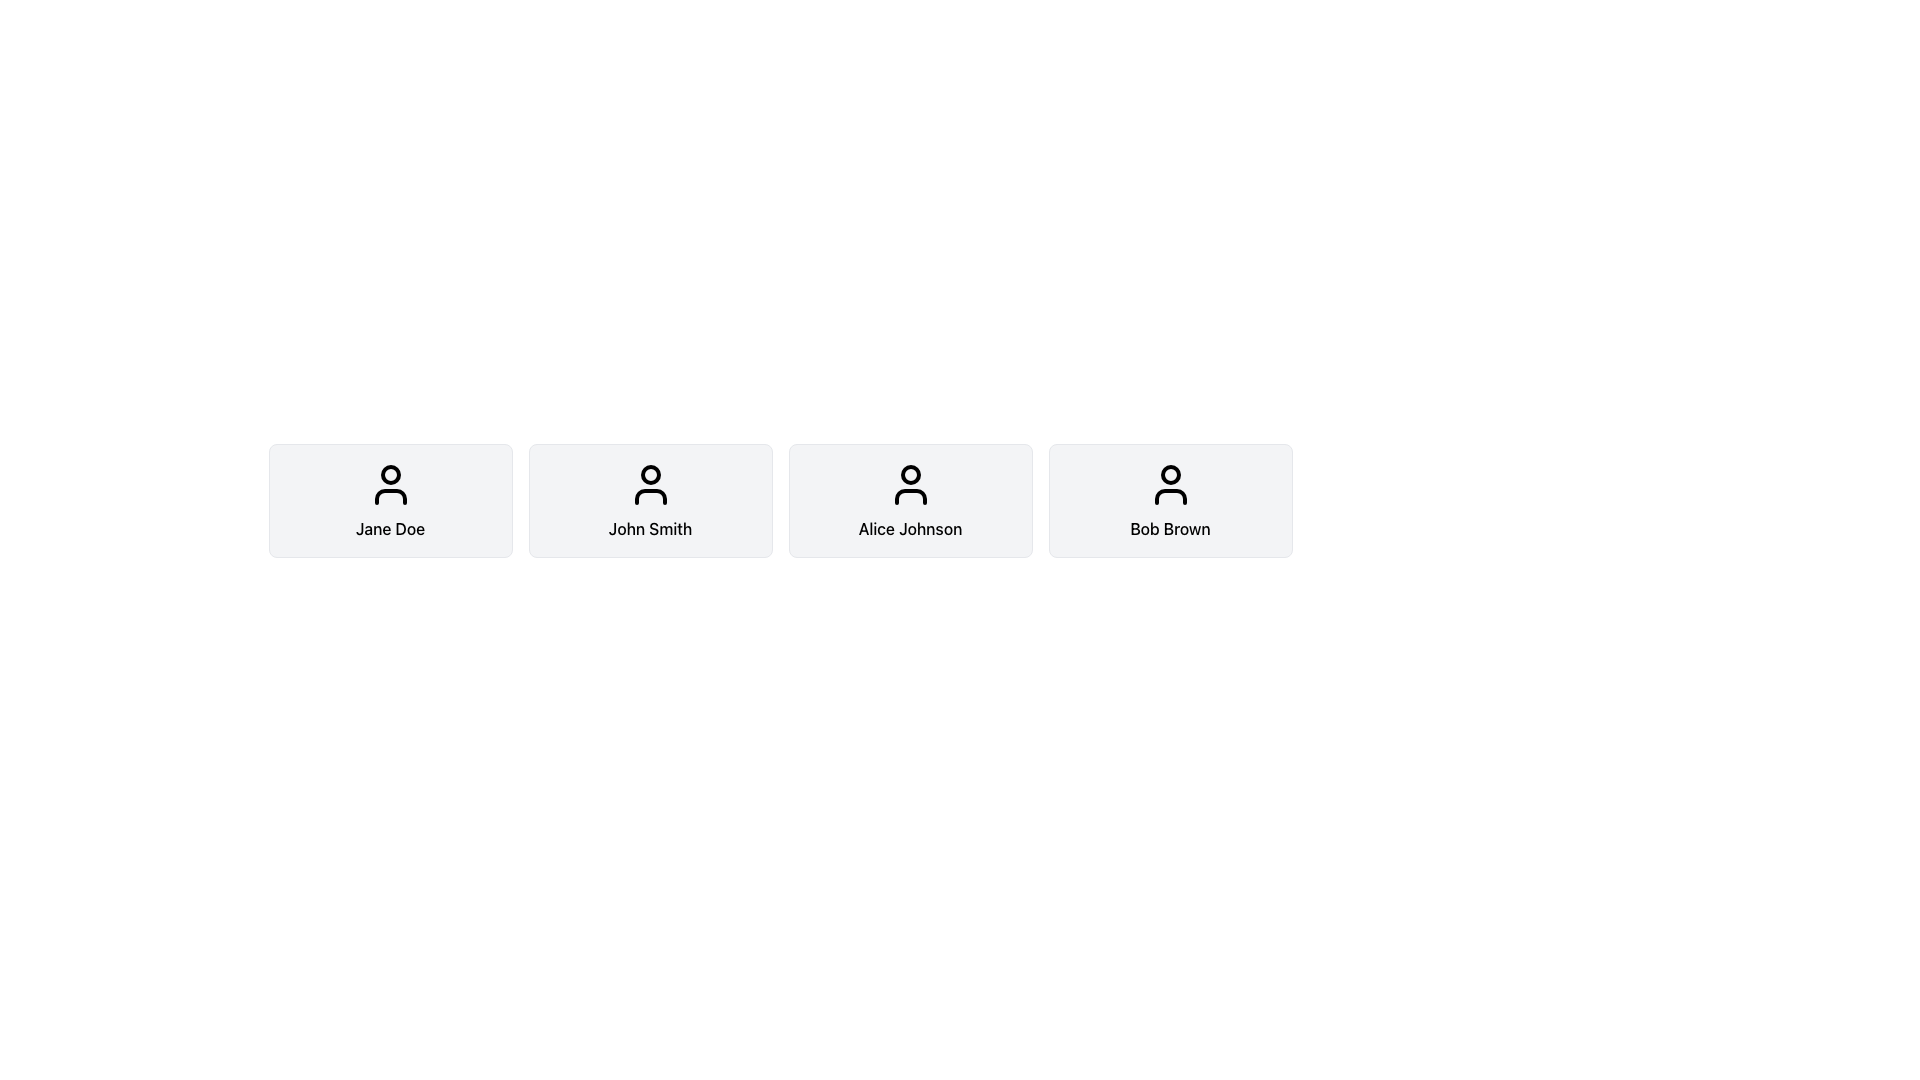  Describe the element at coordinates (909, 474) in the screenshot. I see `the head portion of the user profile icon labeled 'Alice Johnson', which is the third icon from the left in a horizontal grid of user cards` at that location.